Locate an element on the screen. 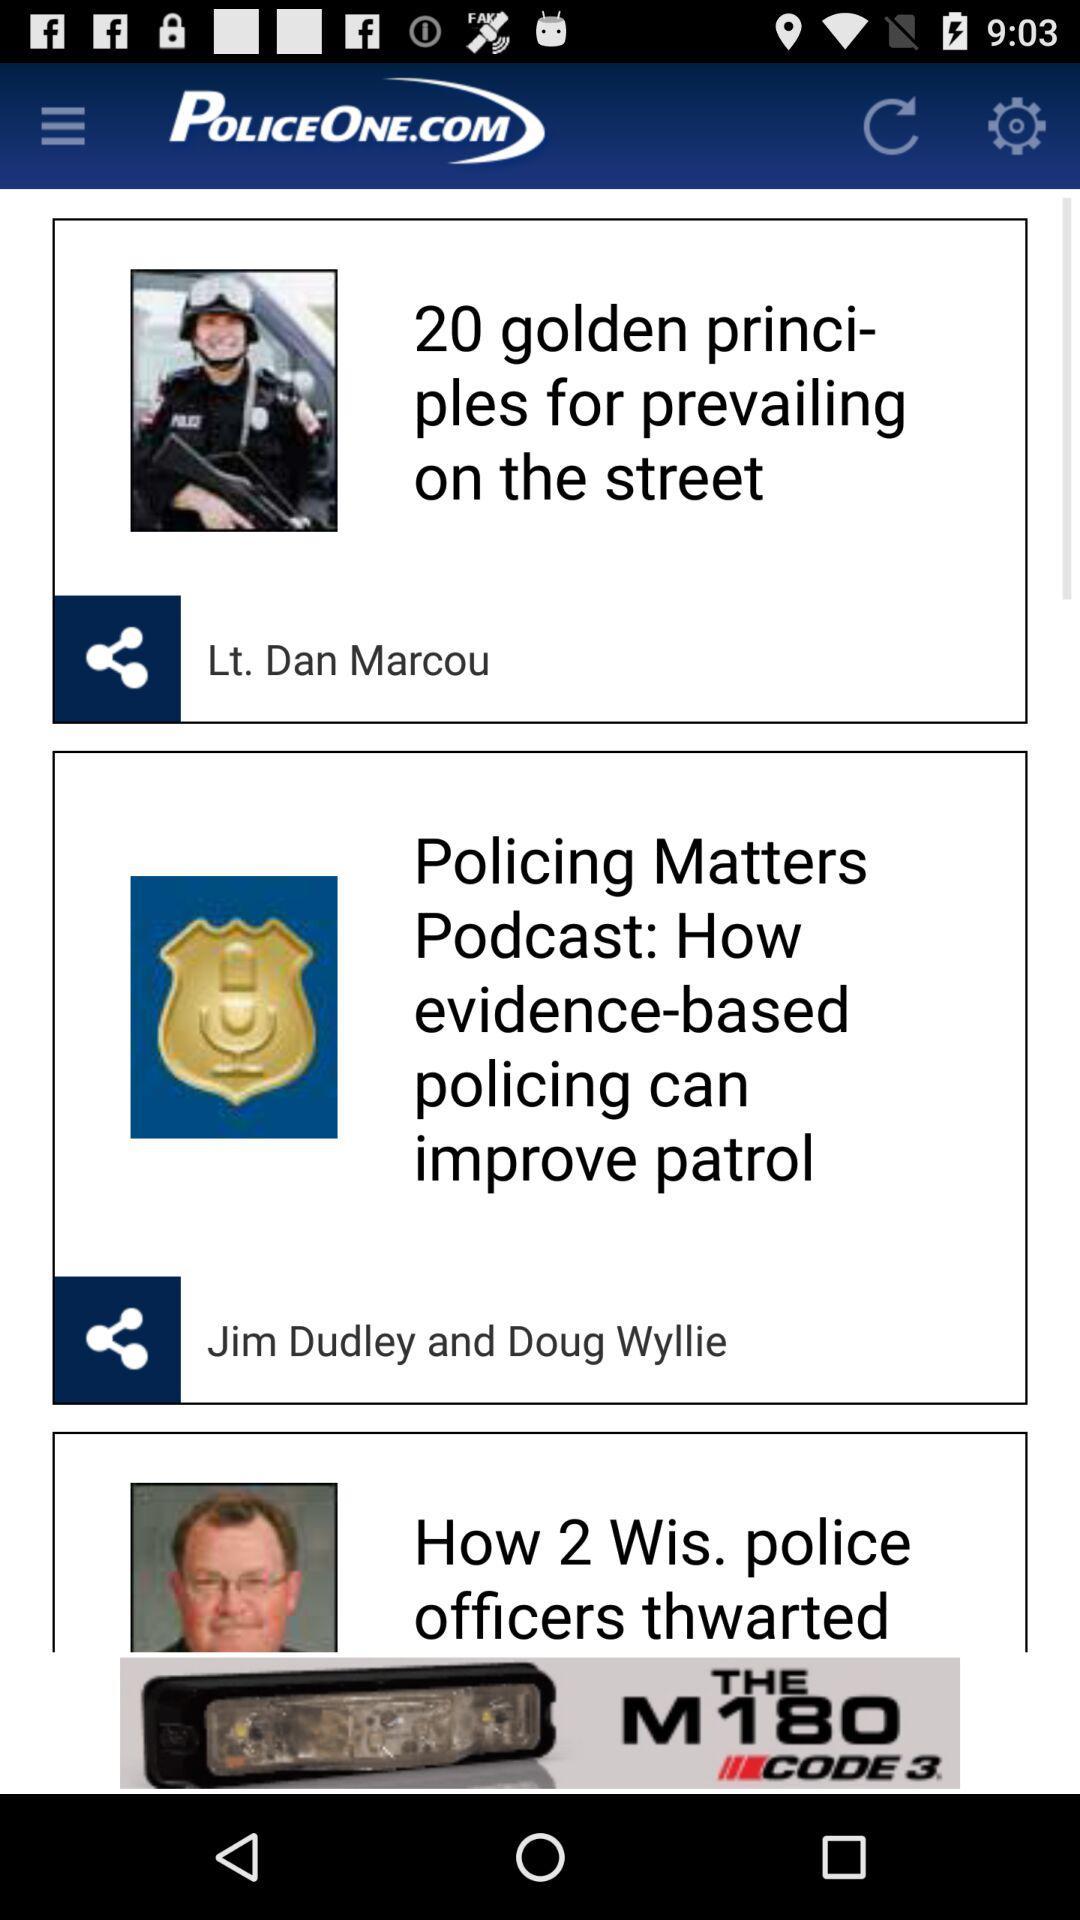 The height and width of the screenshot is (1920, 1080). open settings is located at coordinates (1017, 124).